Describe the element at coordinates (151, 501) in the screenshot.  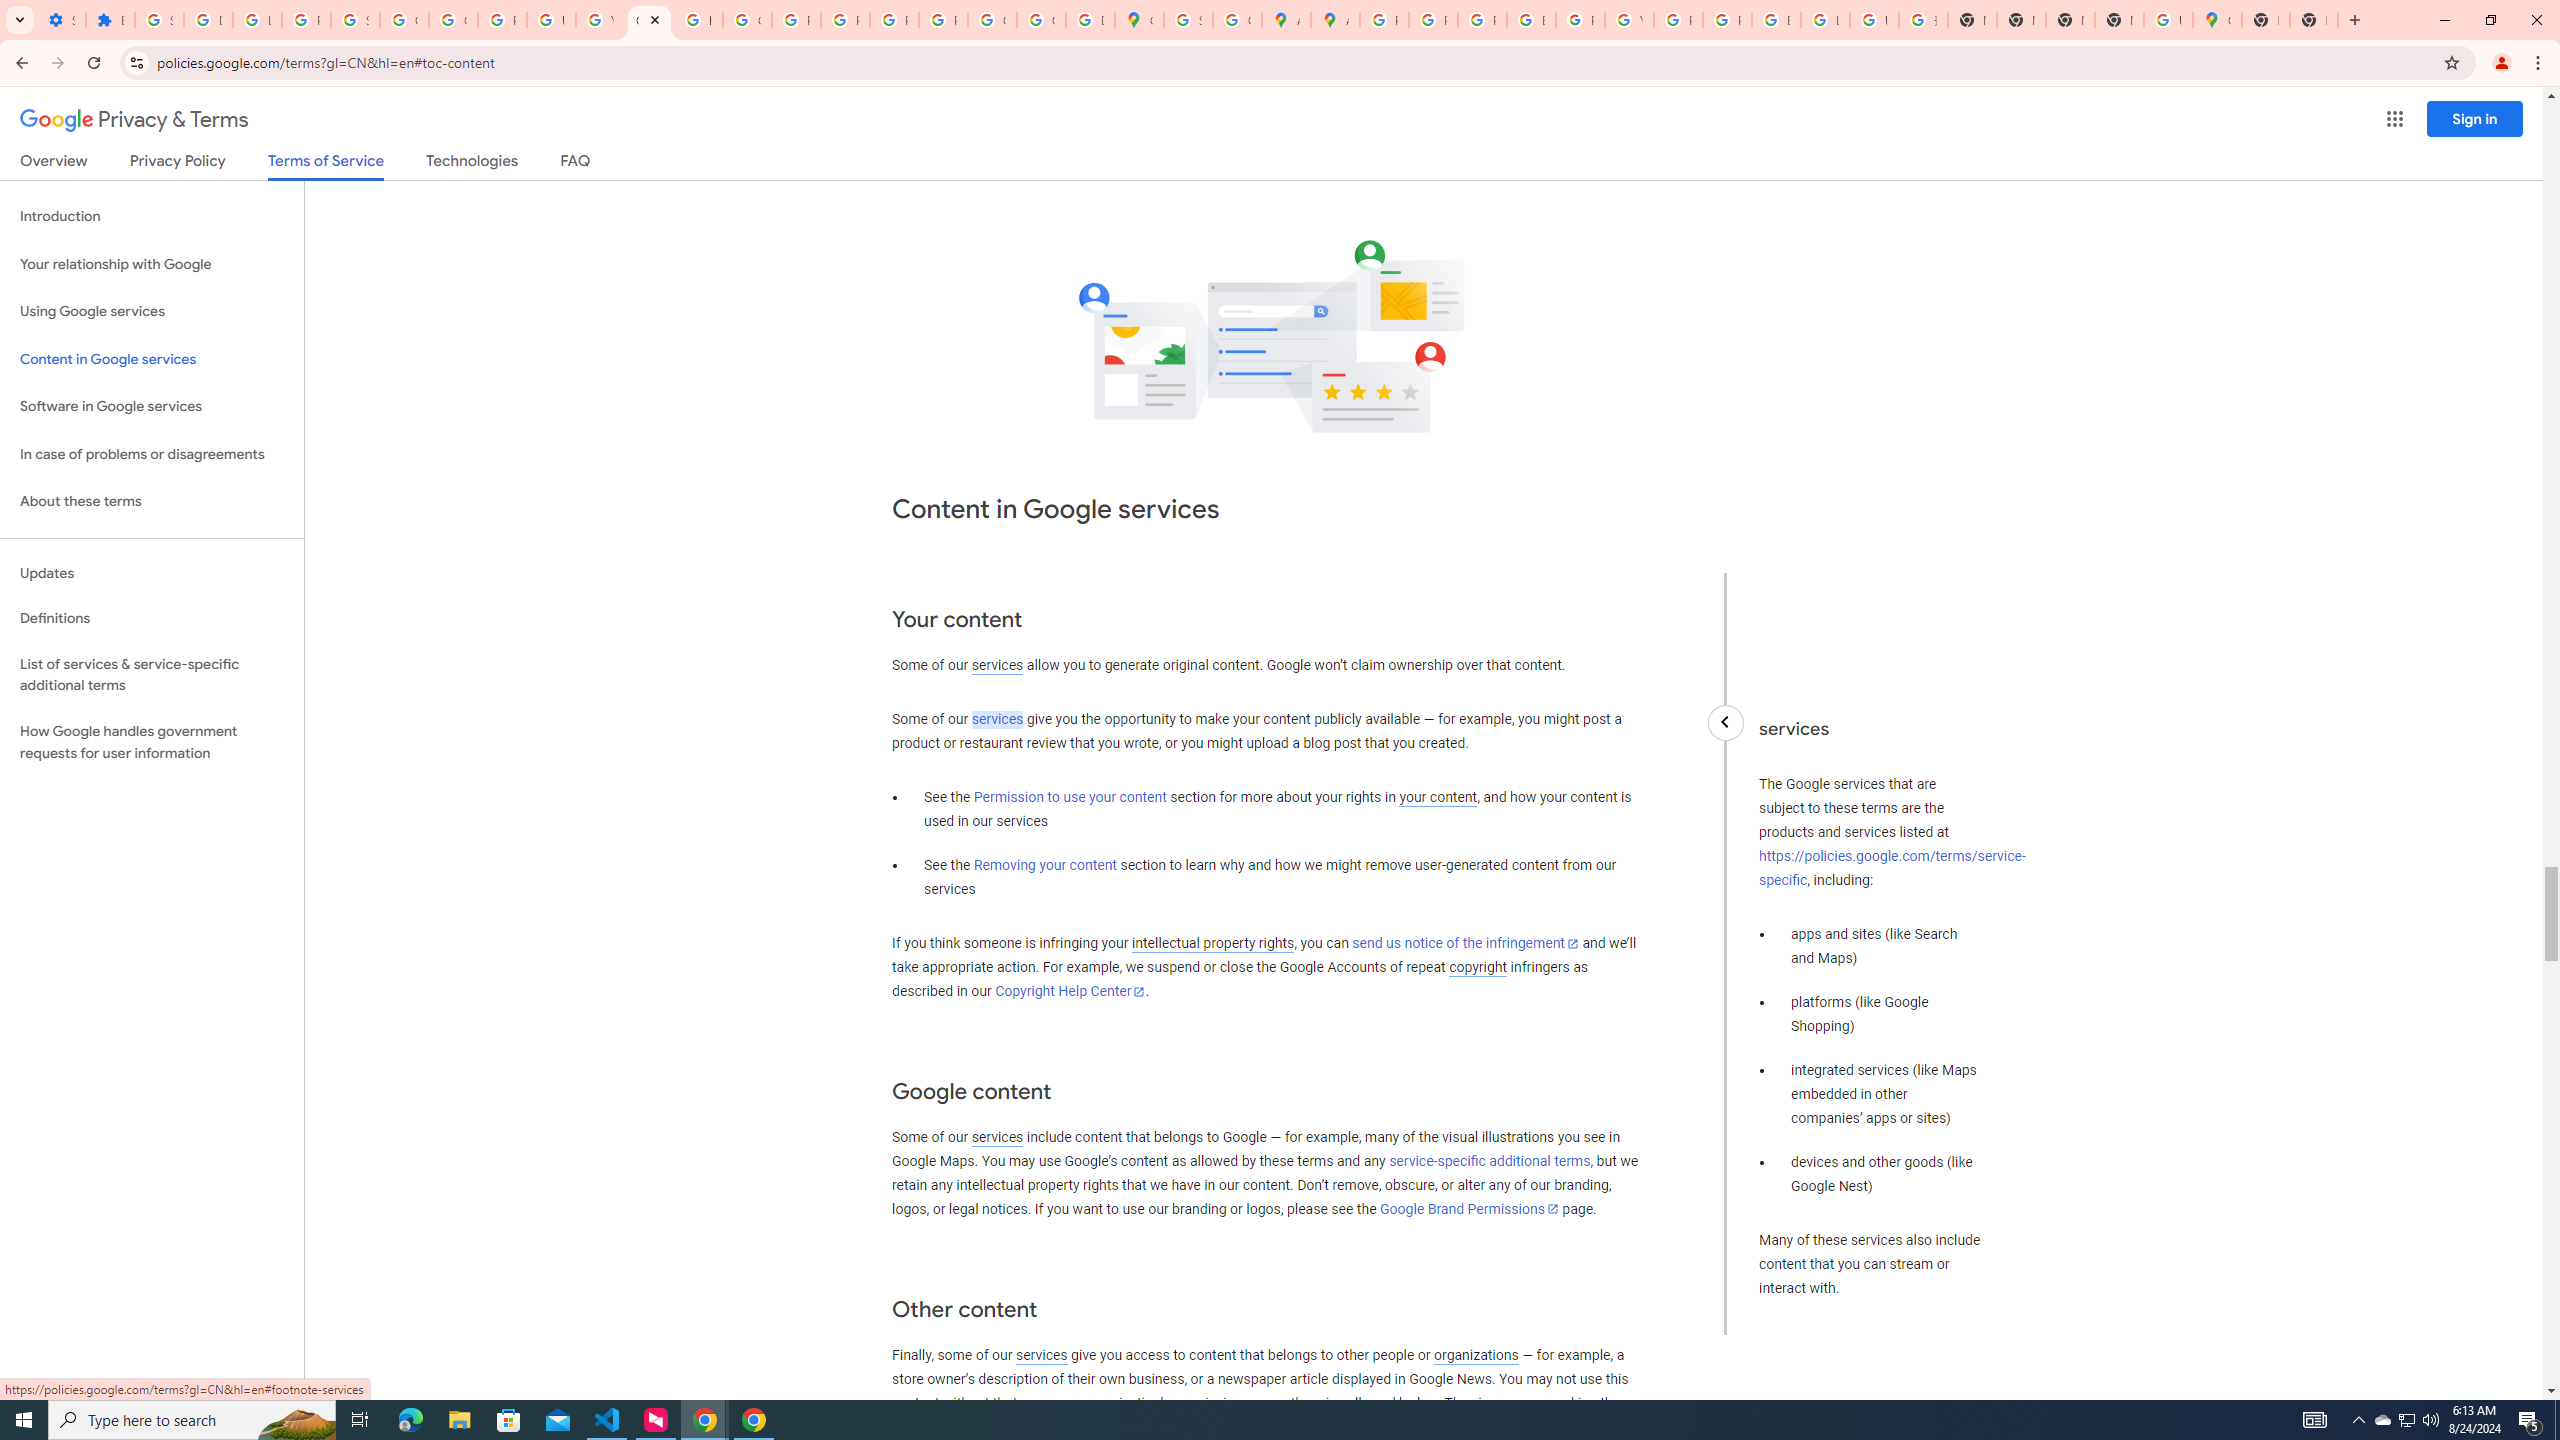
I see `'About these terms'` at that location.